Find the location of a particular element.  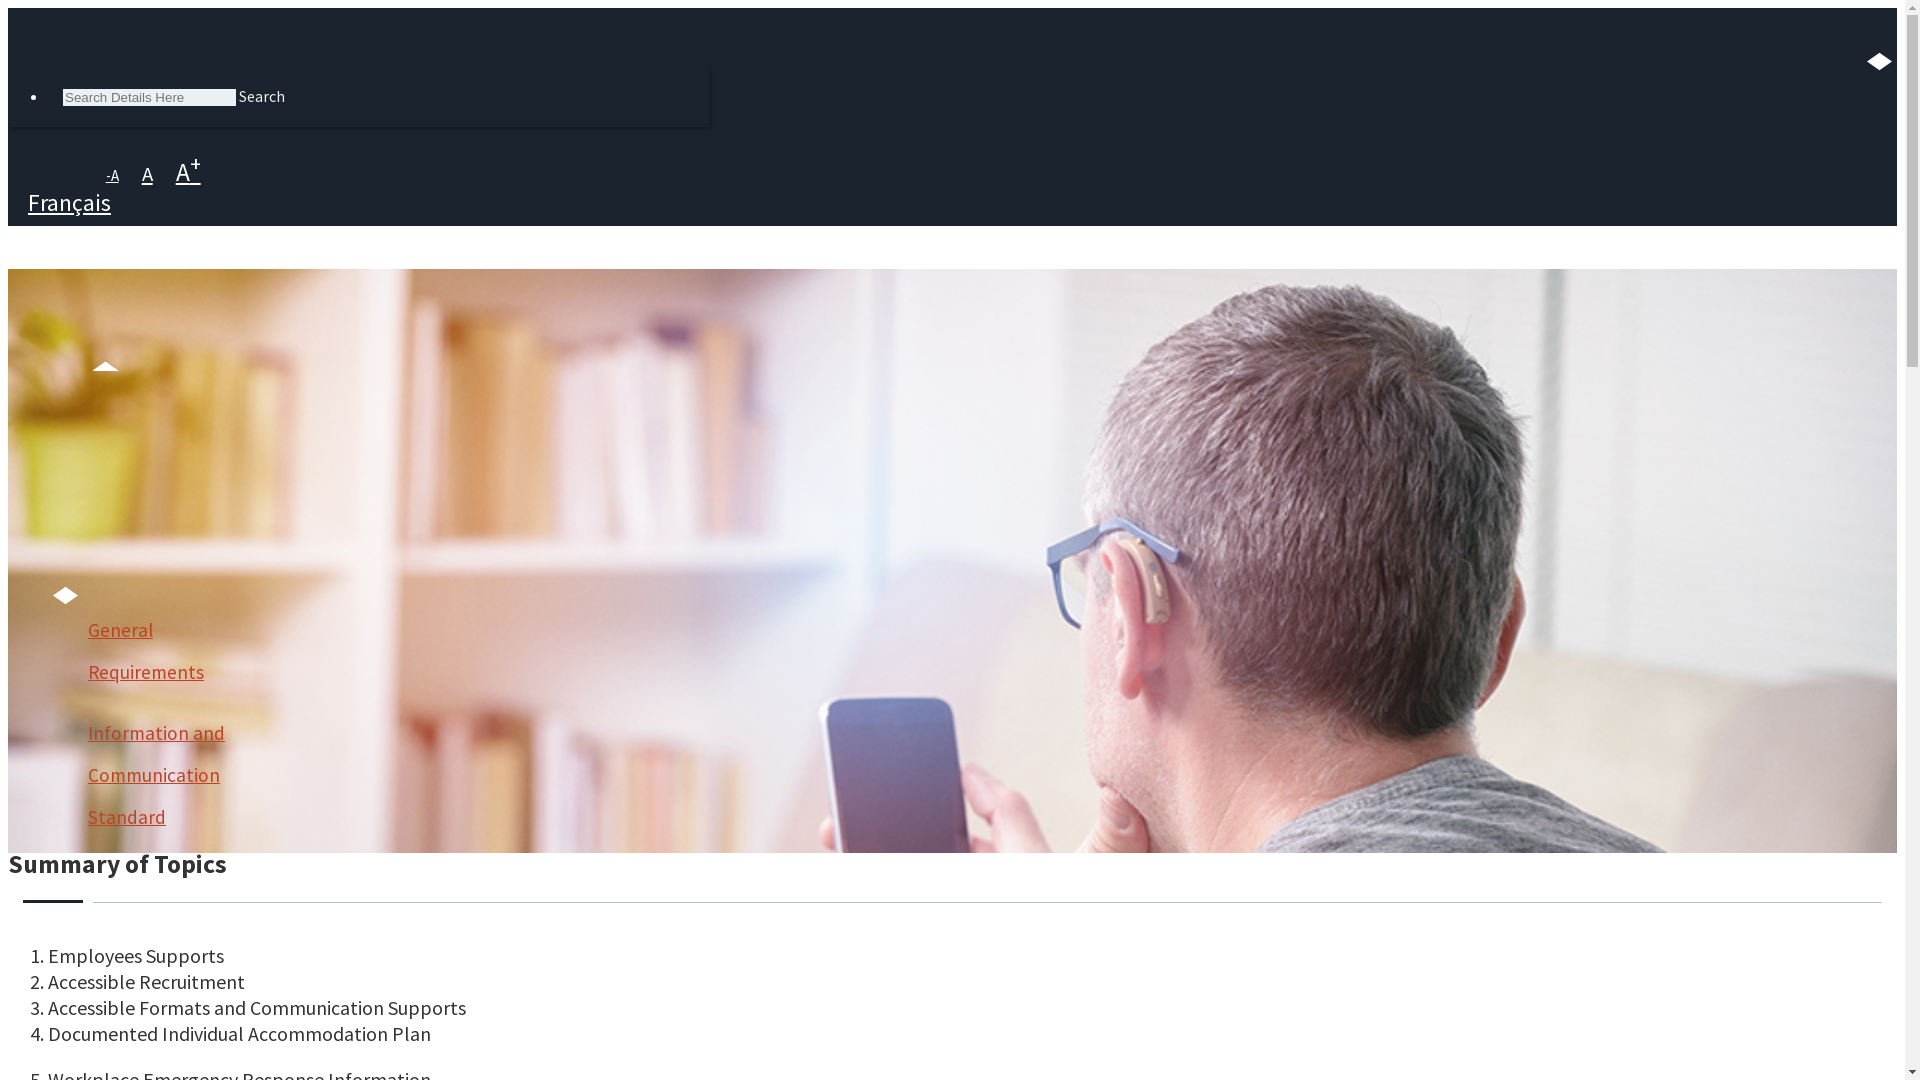

'Design of Public Spaces Standard' is located at coordinates (168, 1002).